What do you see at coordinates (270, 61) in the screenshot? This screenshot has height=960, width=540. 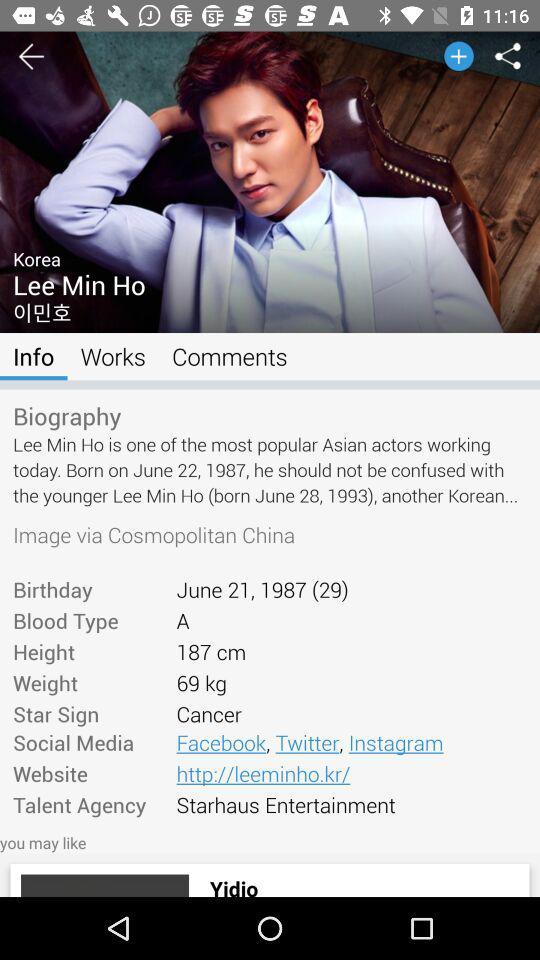 I see `the item above the korea` at bounding box center [270, 61].